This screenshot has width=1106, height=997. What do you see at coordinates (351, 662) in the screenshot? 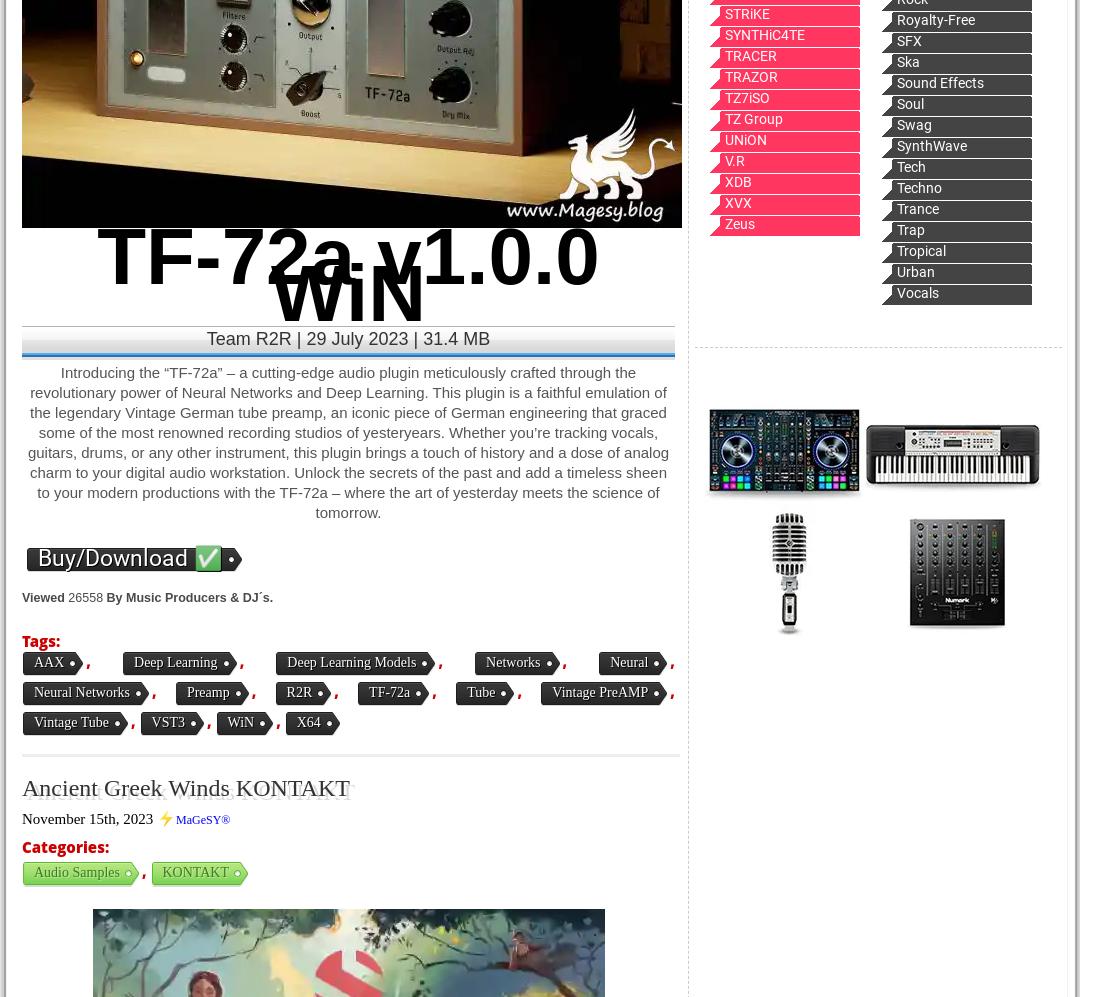
I see `'Deep Learning Models'` at bounding box center [351, 662].